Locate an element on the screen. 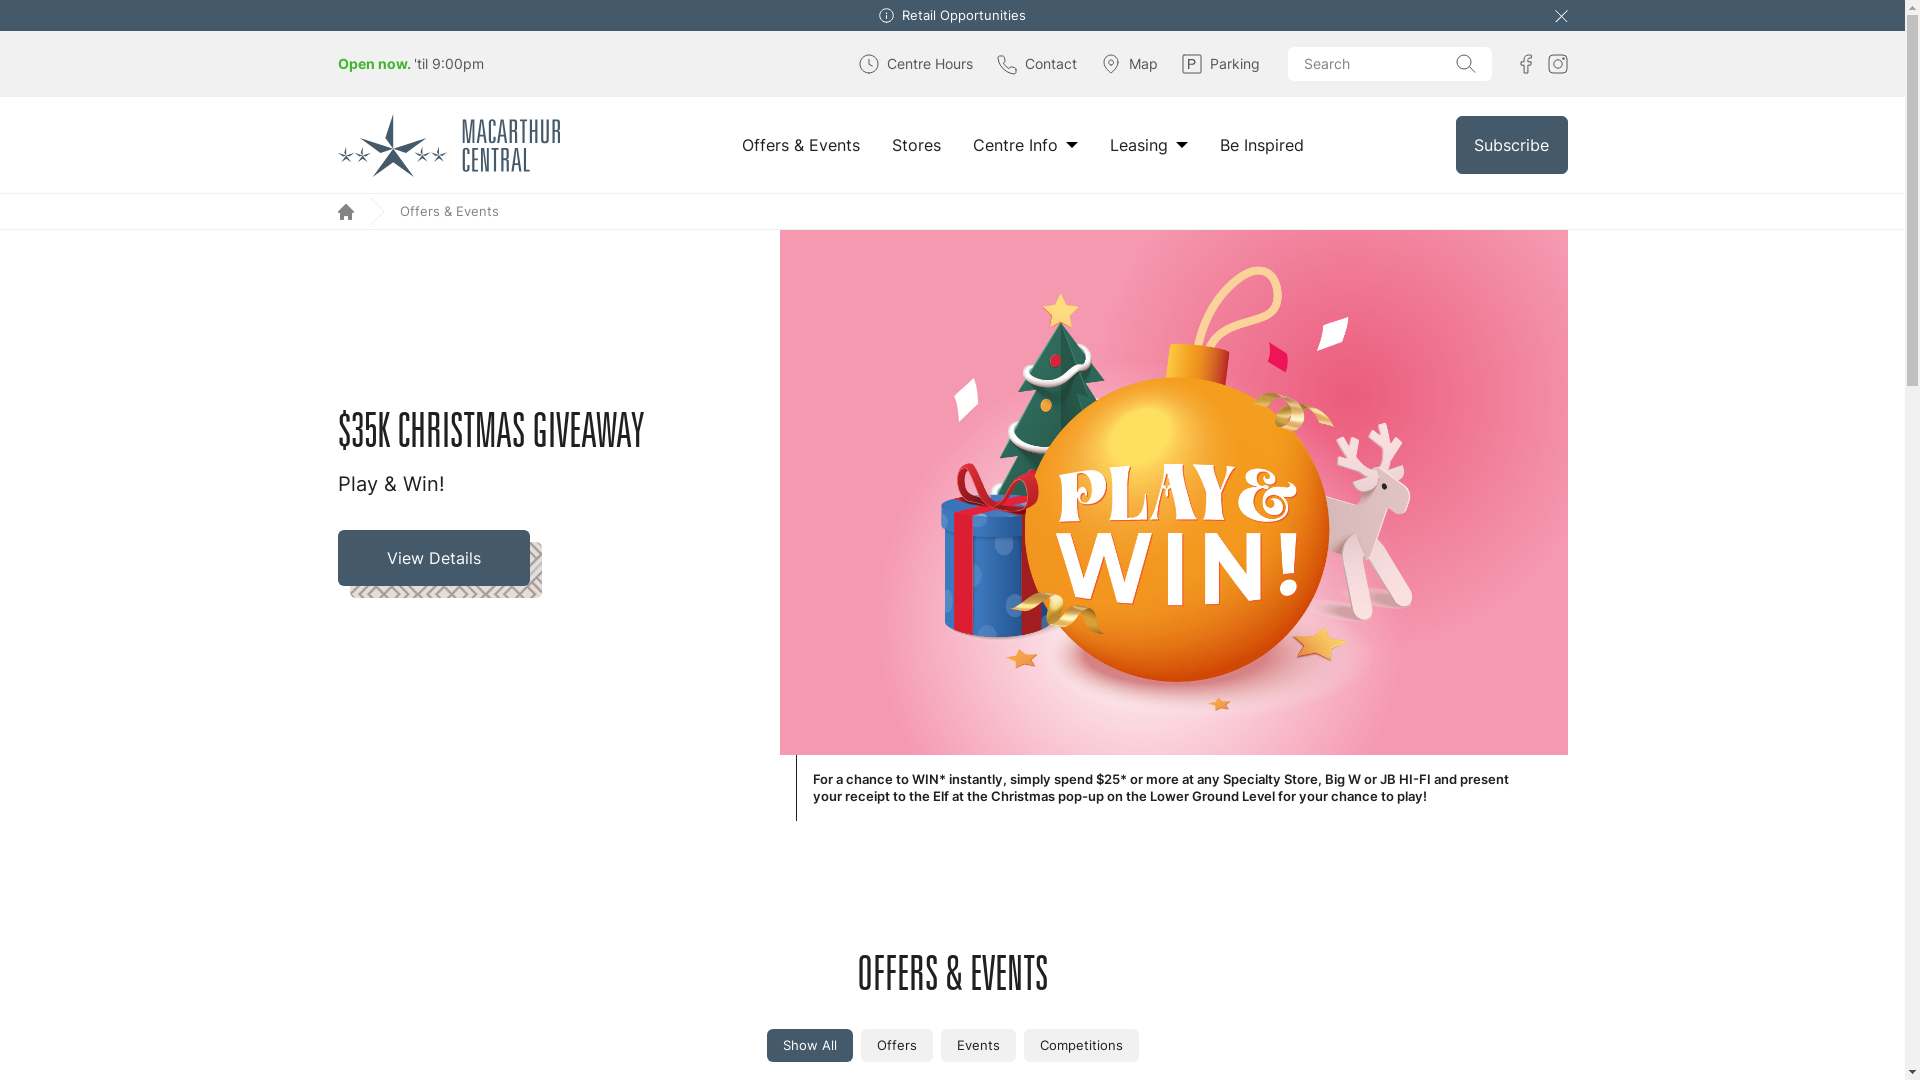  'Parking' is located at coordinates (1219, 63).